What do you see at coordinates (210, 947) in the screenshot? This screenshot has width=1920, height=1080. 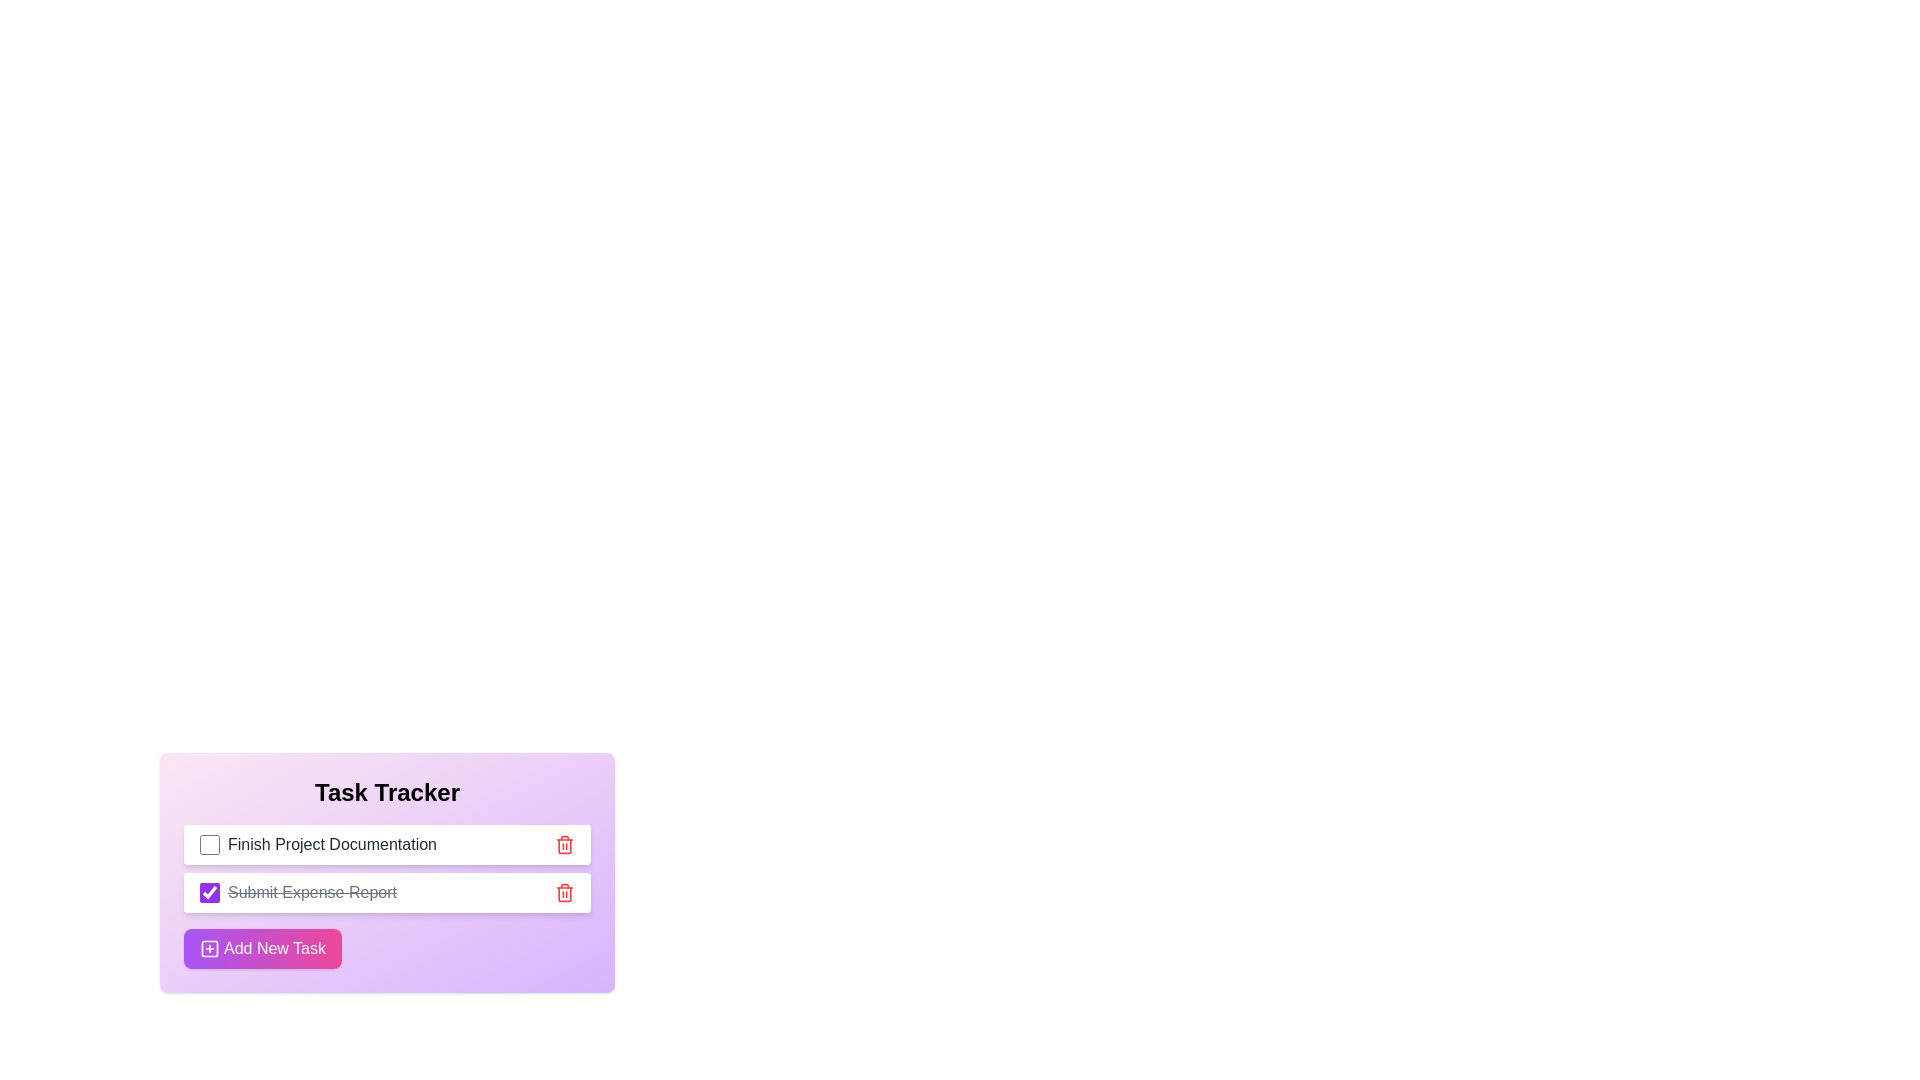 I see `the icon that visually indicates the action of adding a new task, which is located on the left side of the 'Add New Task' button in the bottom section of the layout` at bounding box center [210, 947].